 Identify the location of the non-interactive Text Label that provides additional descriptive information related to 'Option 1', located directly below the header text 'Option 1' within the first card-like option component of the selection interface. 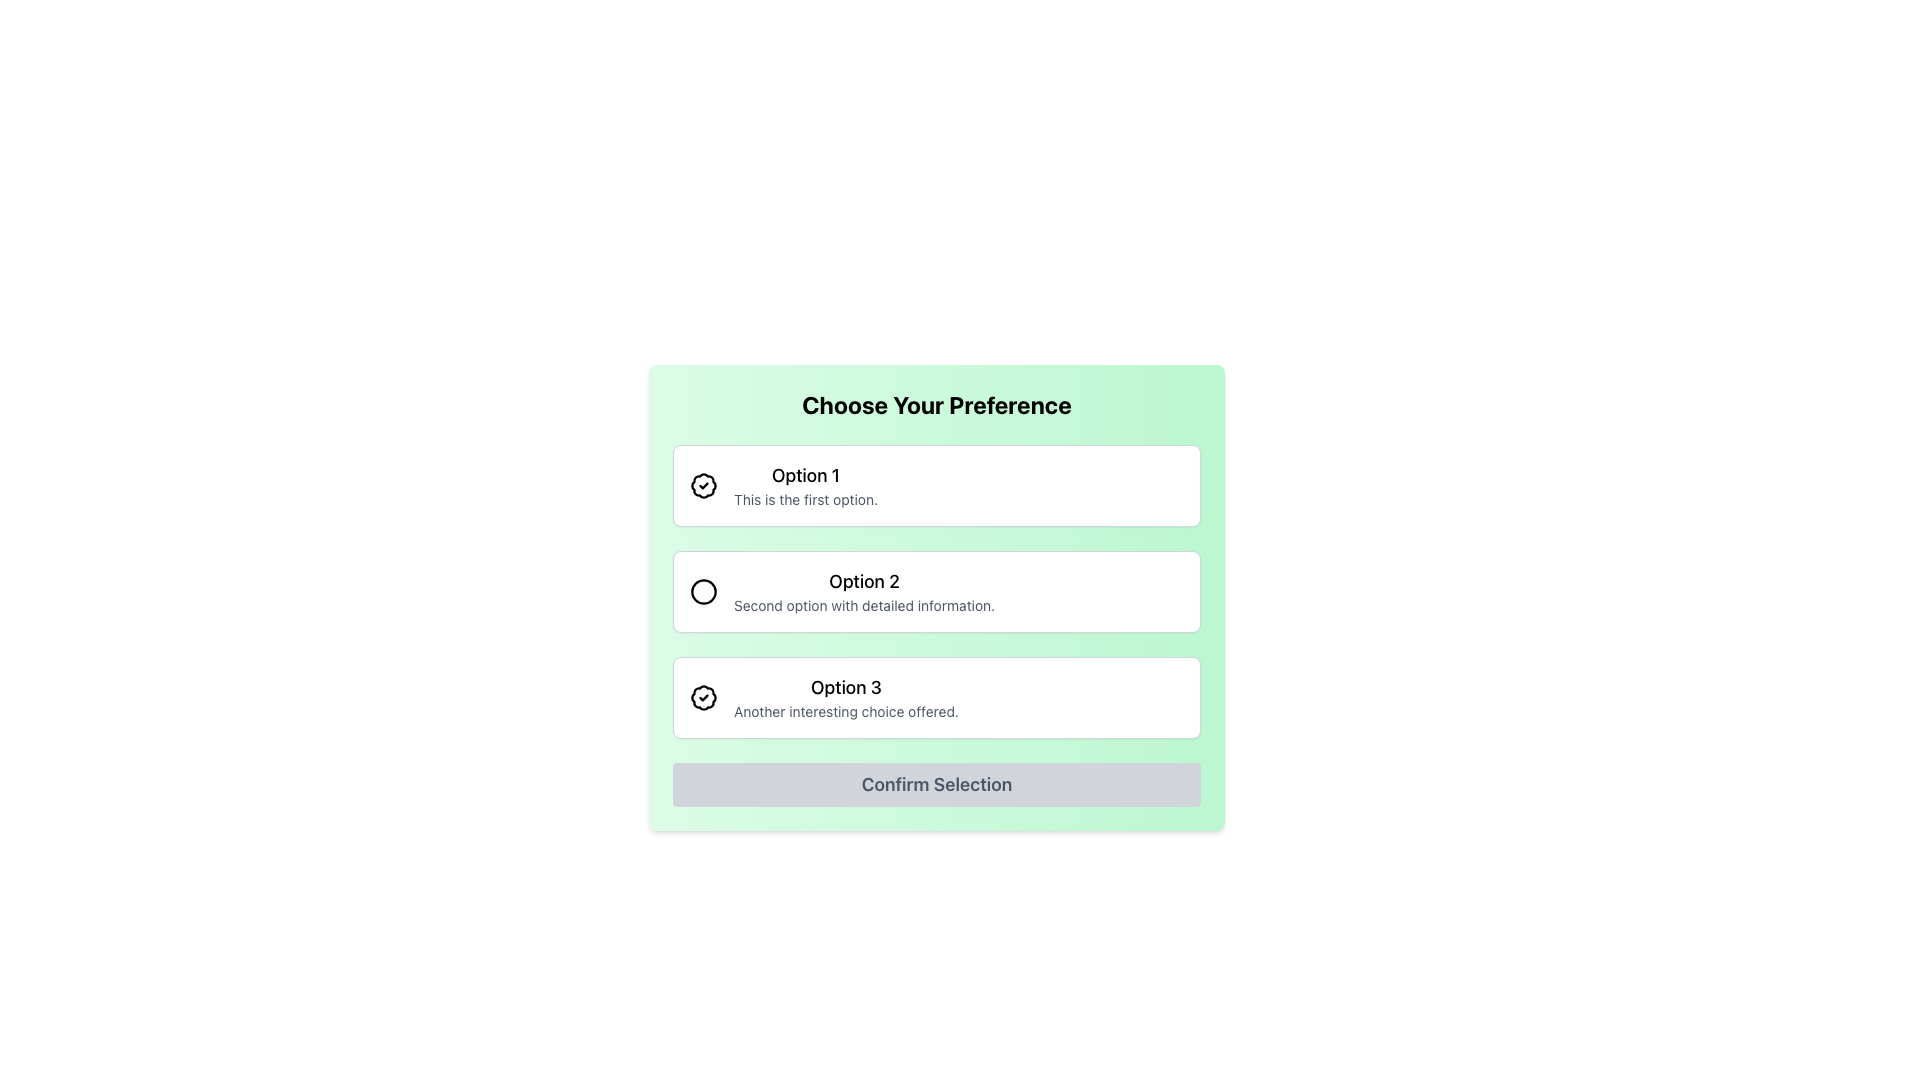
(806, 499).